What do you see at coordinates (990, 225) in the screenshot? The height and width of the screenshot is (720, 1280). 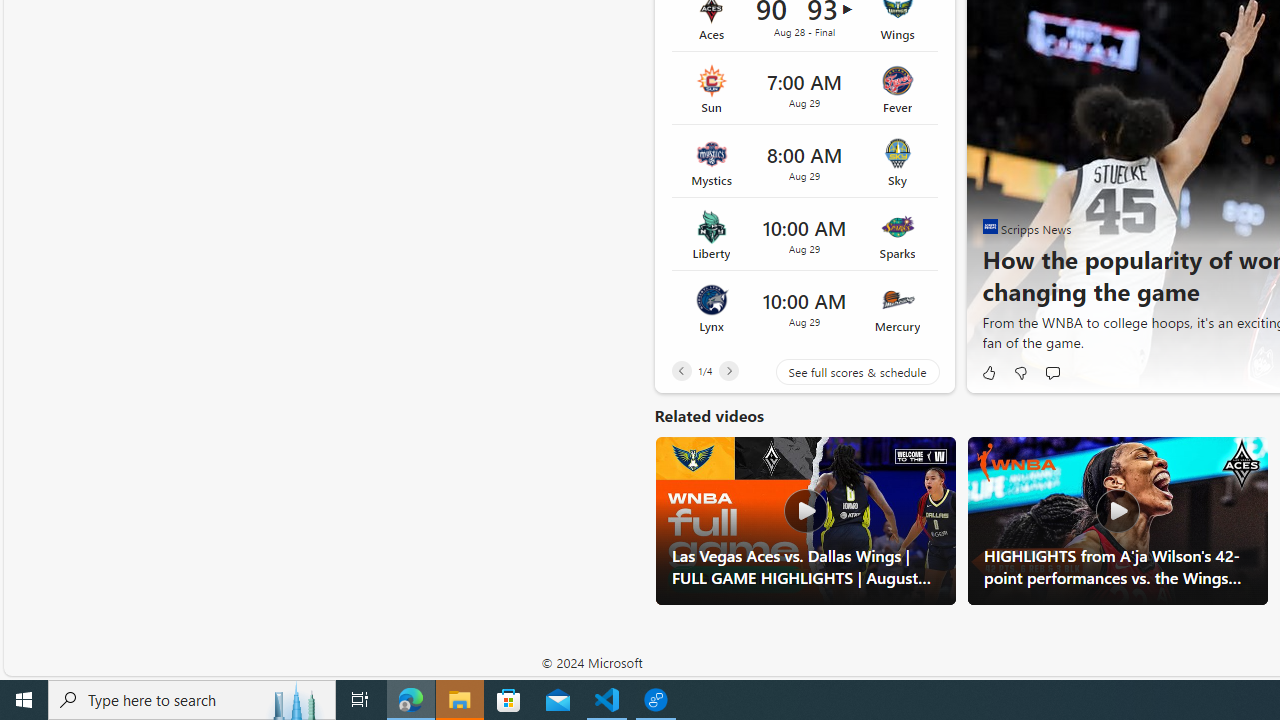 I see `'Scripps News'` at bounding box center [990, 225].